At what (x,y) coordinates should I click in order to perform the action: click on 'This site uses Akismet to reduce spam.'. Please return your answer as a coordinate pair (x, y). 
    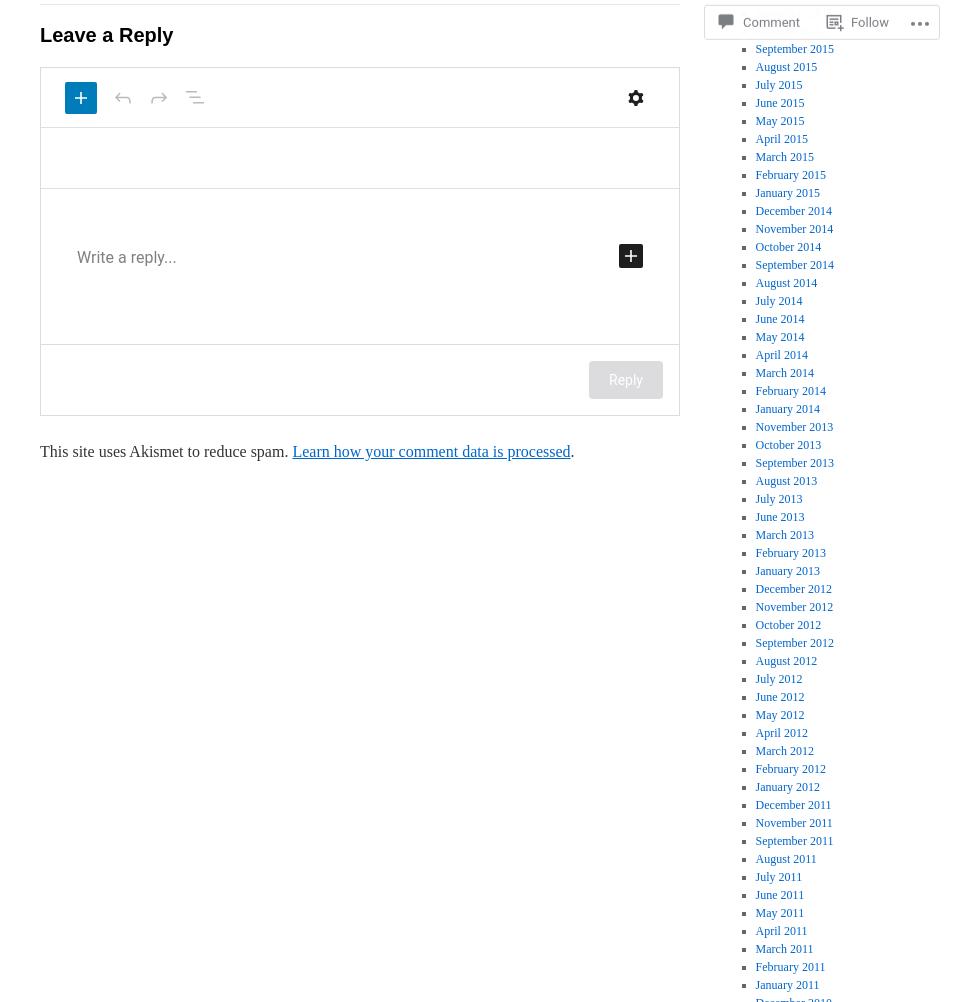
    Looking at the image, I should click on (166, 450).